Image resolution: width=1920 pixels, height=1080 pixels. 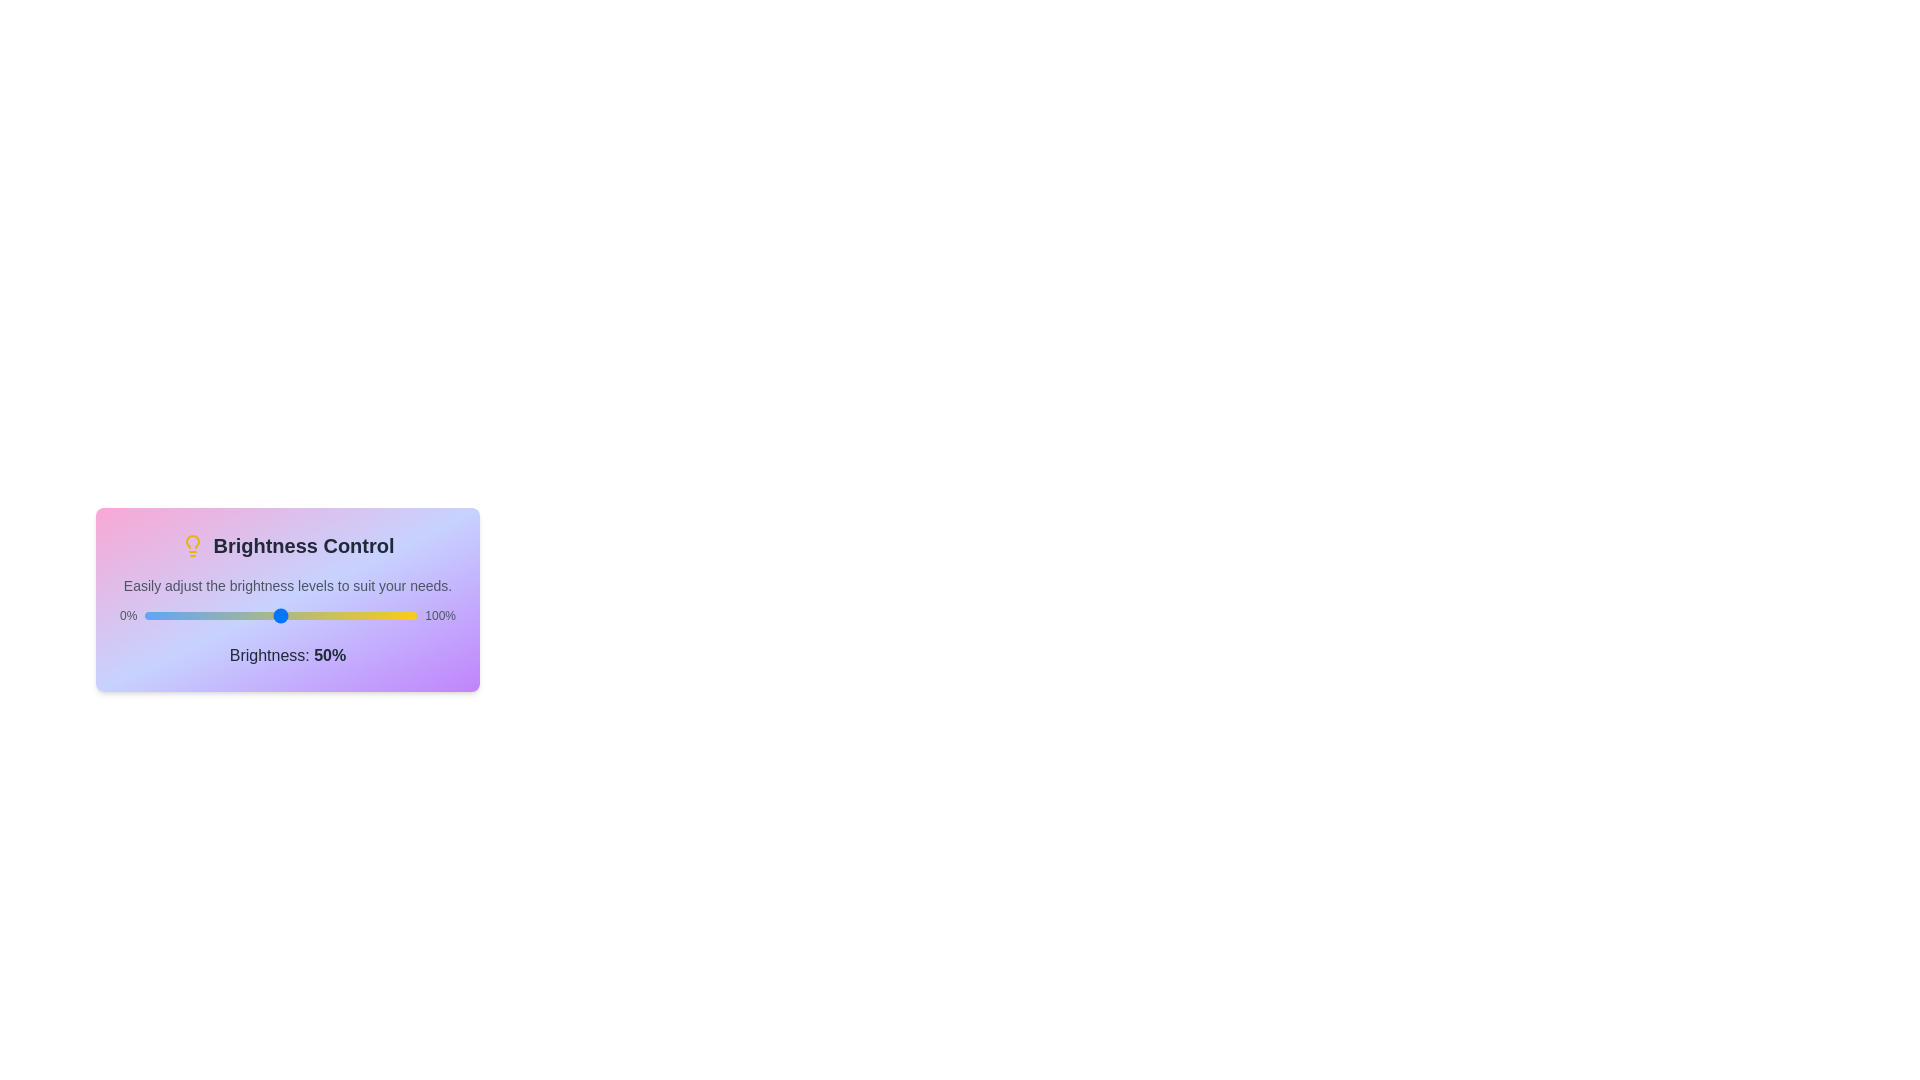 What do you see at coordinates (362, 615) in the screenshot?
I see `the brightness to 80% by moving the slider` at bounding box center [362, 615].